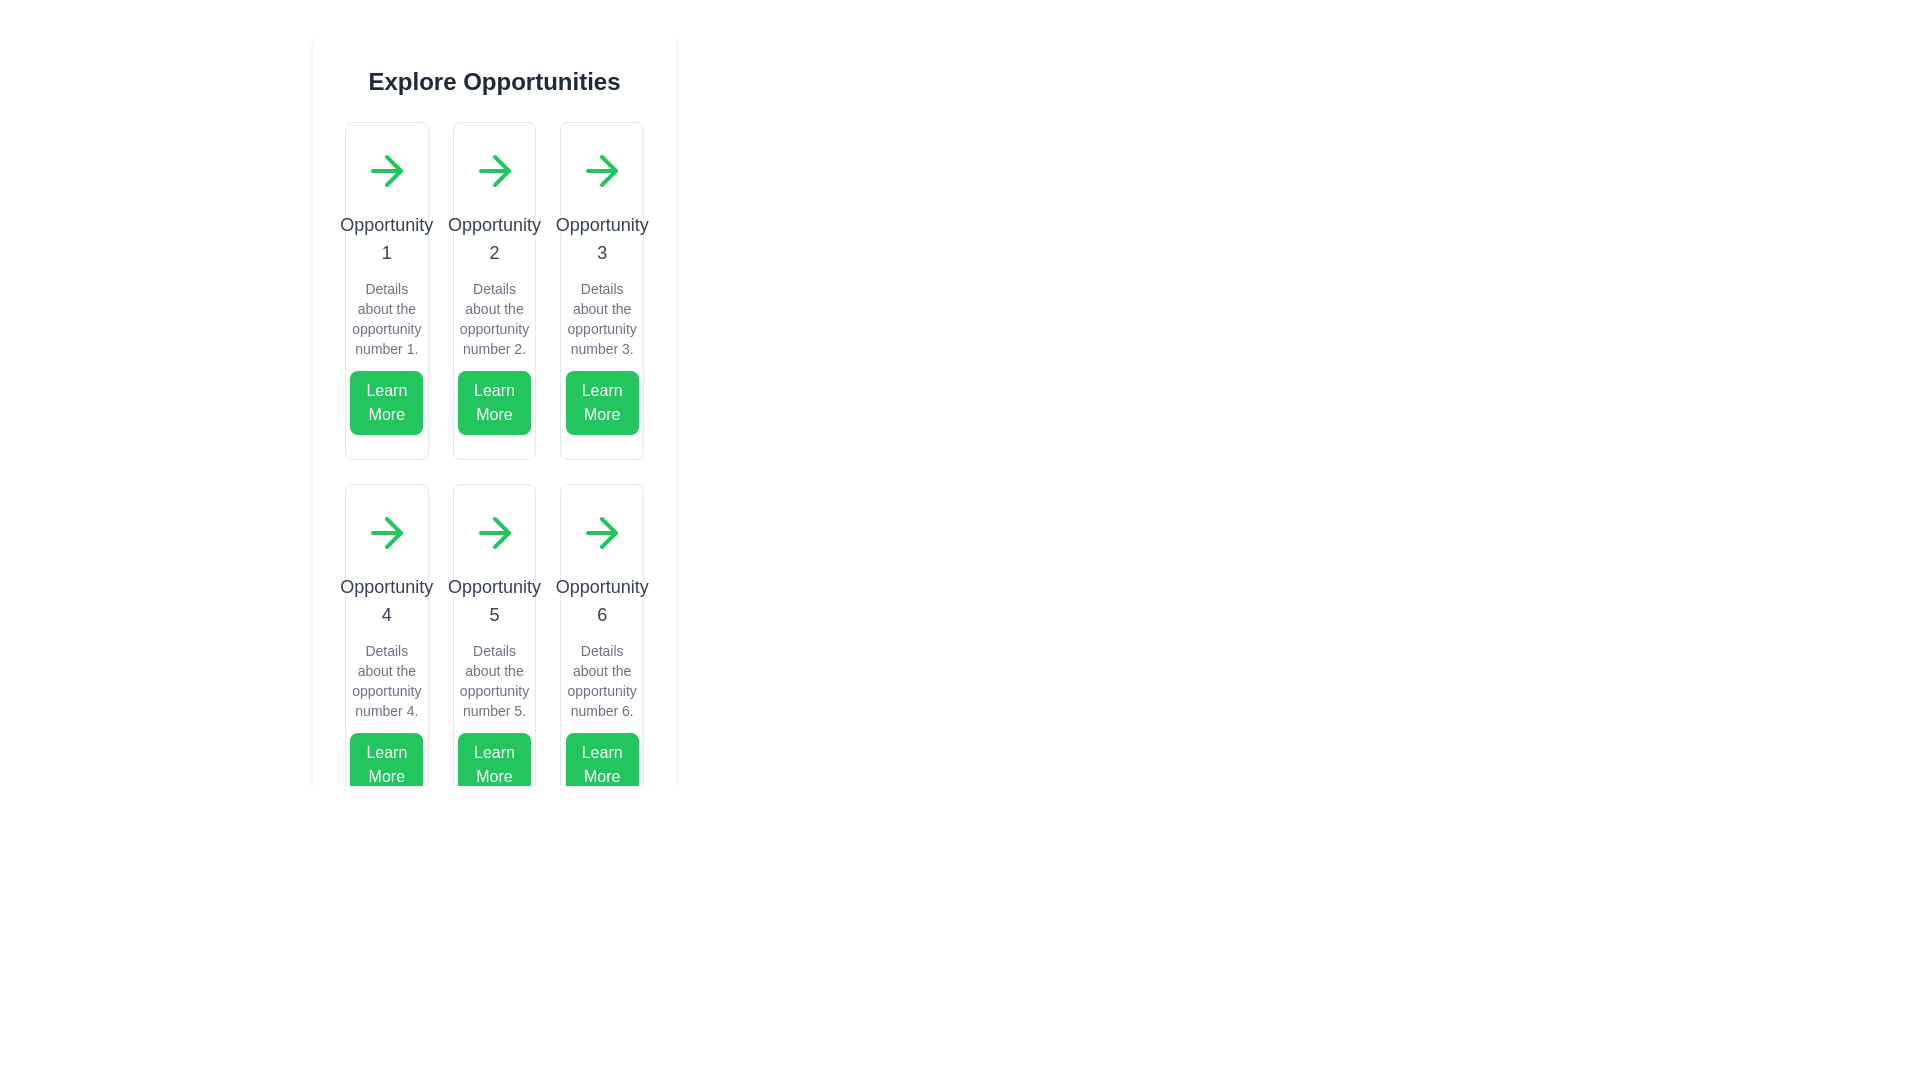 The width and height of the screenshot is (1920, 1080). What do you see at coordinates (494, 531) in the screenshot?
I see `the decorative icon in the Opportunity 5 card, which is located in the center of the second row, positioned above the 'Details about the opportunity number 5.' text` at bounding box center [494, 531].